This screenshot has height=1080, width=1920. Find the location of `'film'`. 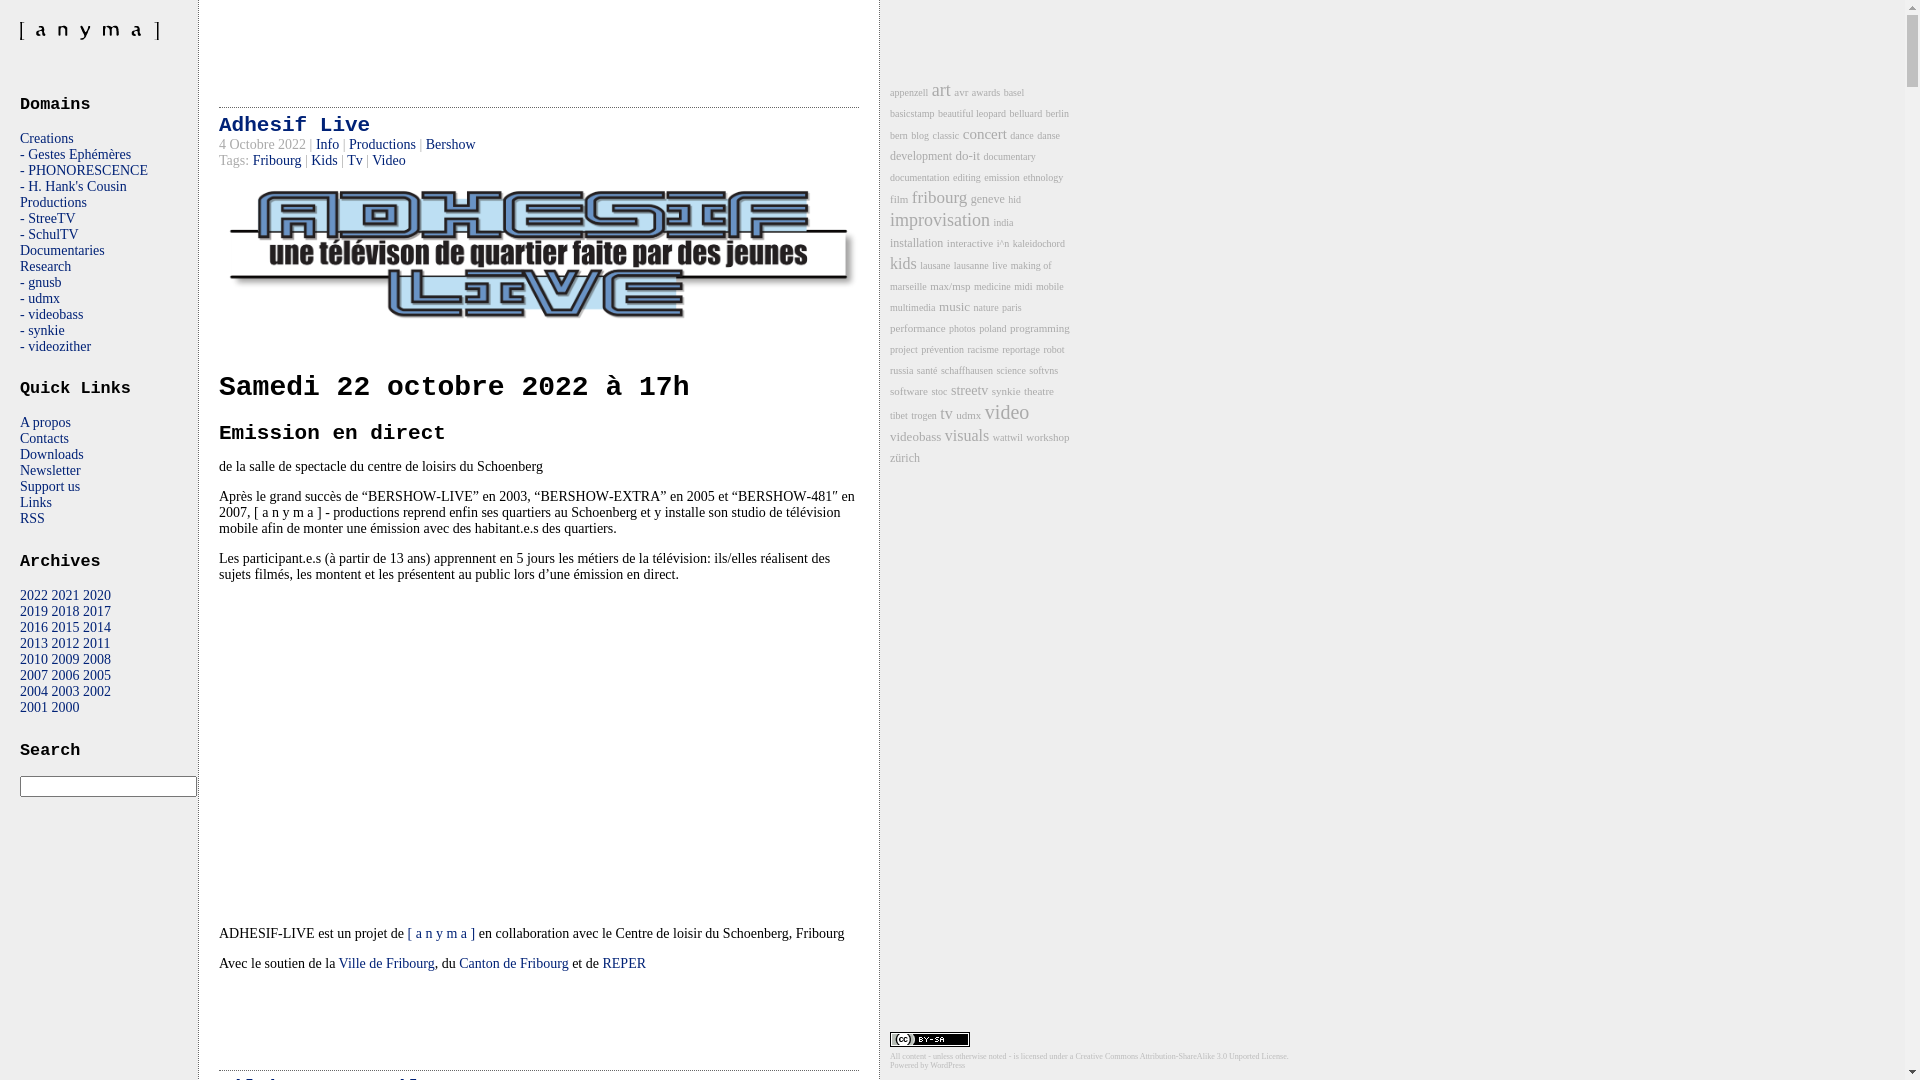

'film' is located at coordinates (897, 199).